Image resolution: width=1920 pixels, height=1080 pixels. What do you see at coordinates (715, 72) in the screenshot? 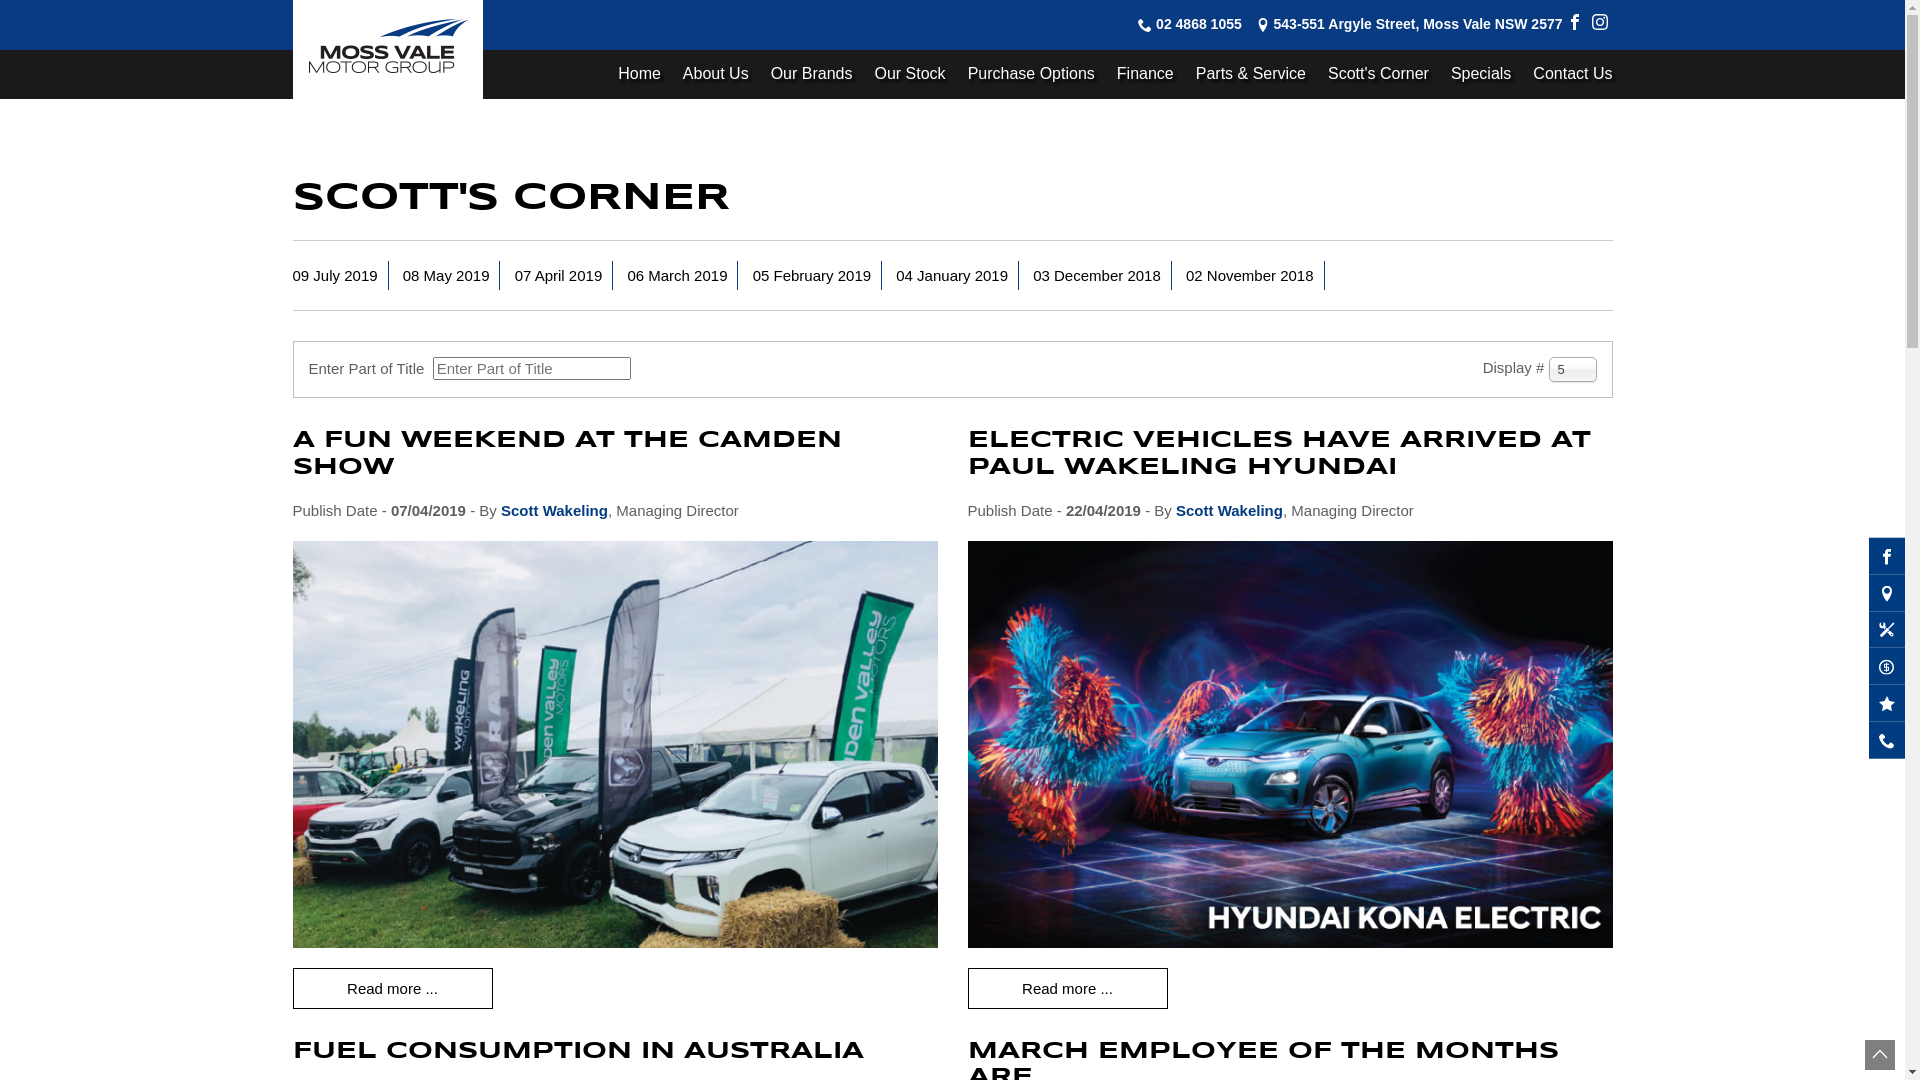
I see `'About Us'` at bounding box center [715, 72].